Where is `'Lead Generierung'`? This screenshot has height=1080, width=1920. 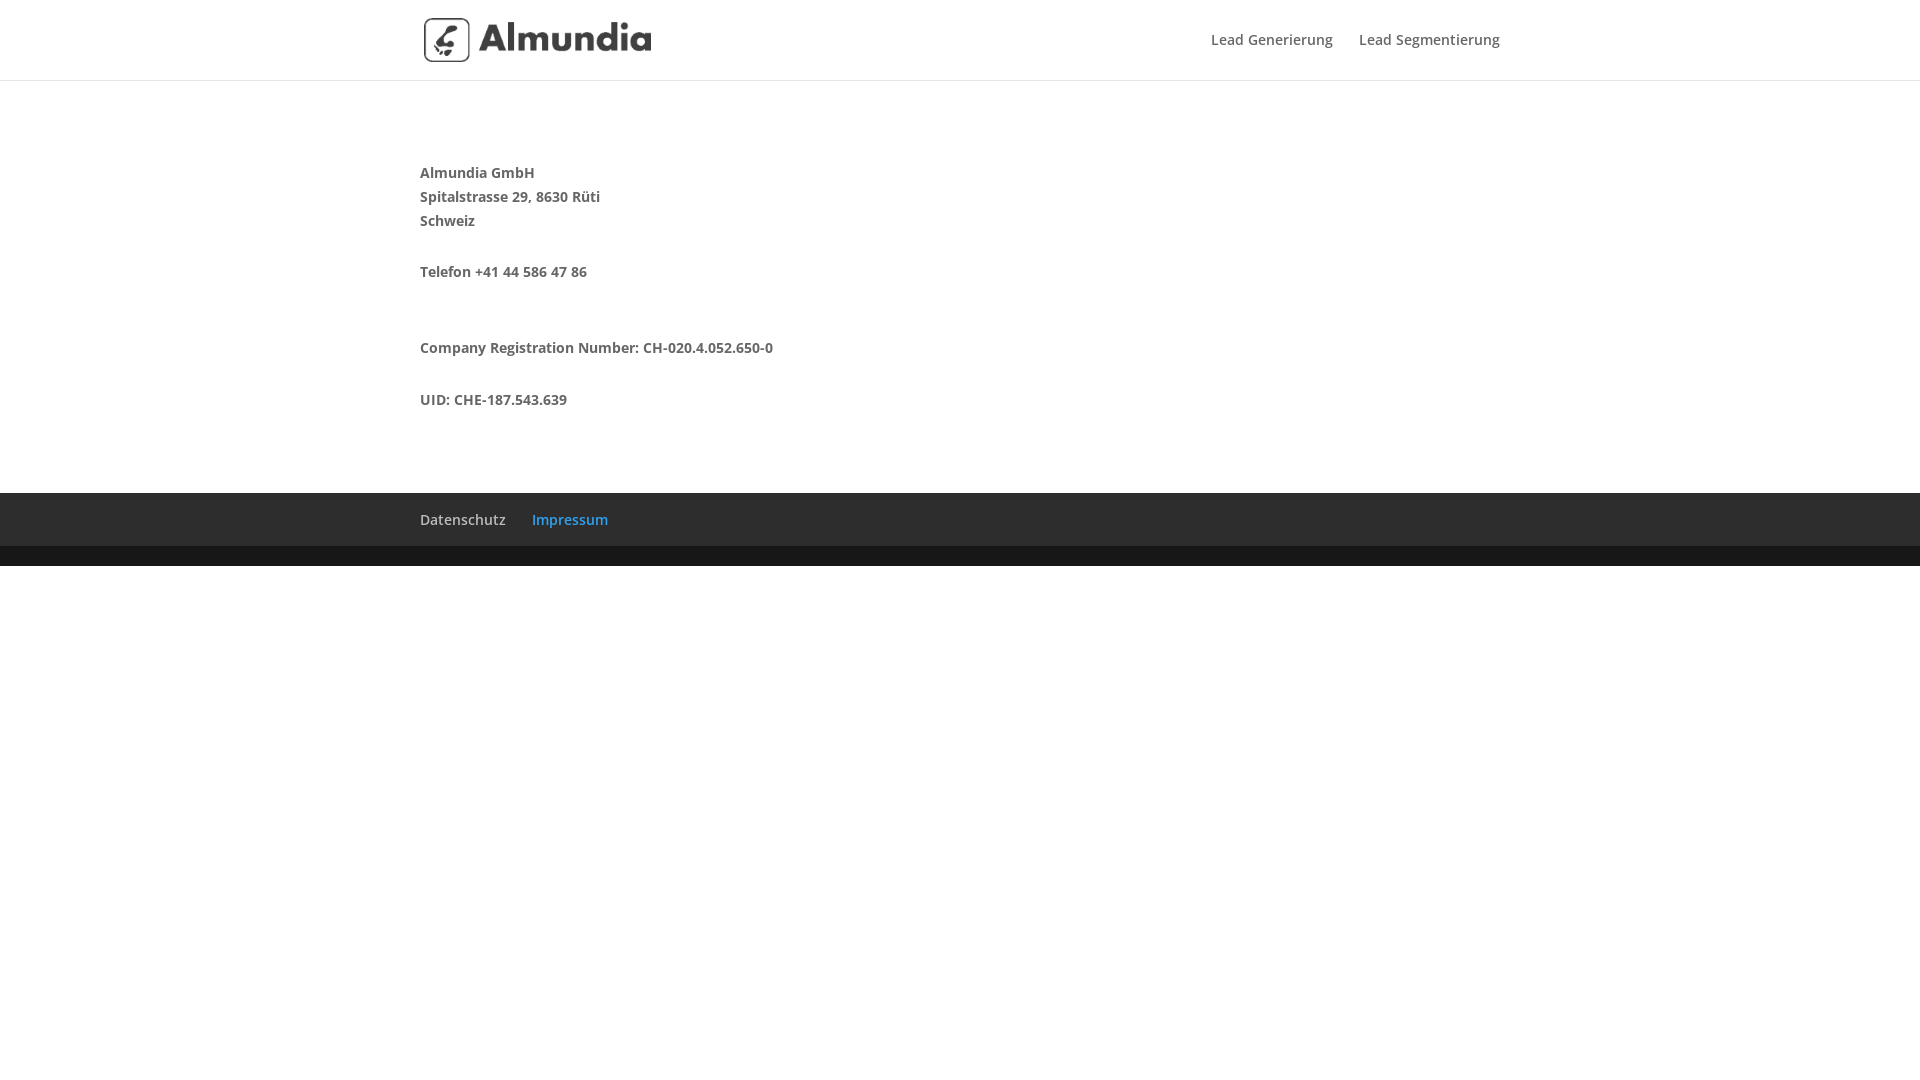 'Lead Generierung' is located at coordinates (1271, 55).